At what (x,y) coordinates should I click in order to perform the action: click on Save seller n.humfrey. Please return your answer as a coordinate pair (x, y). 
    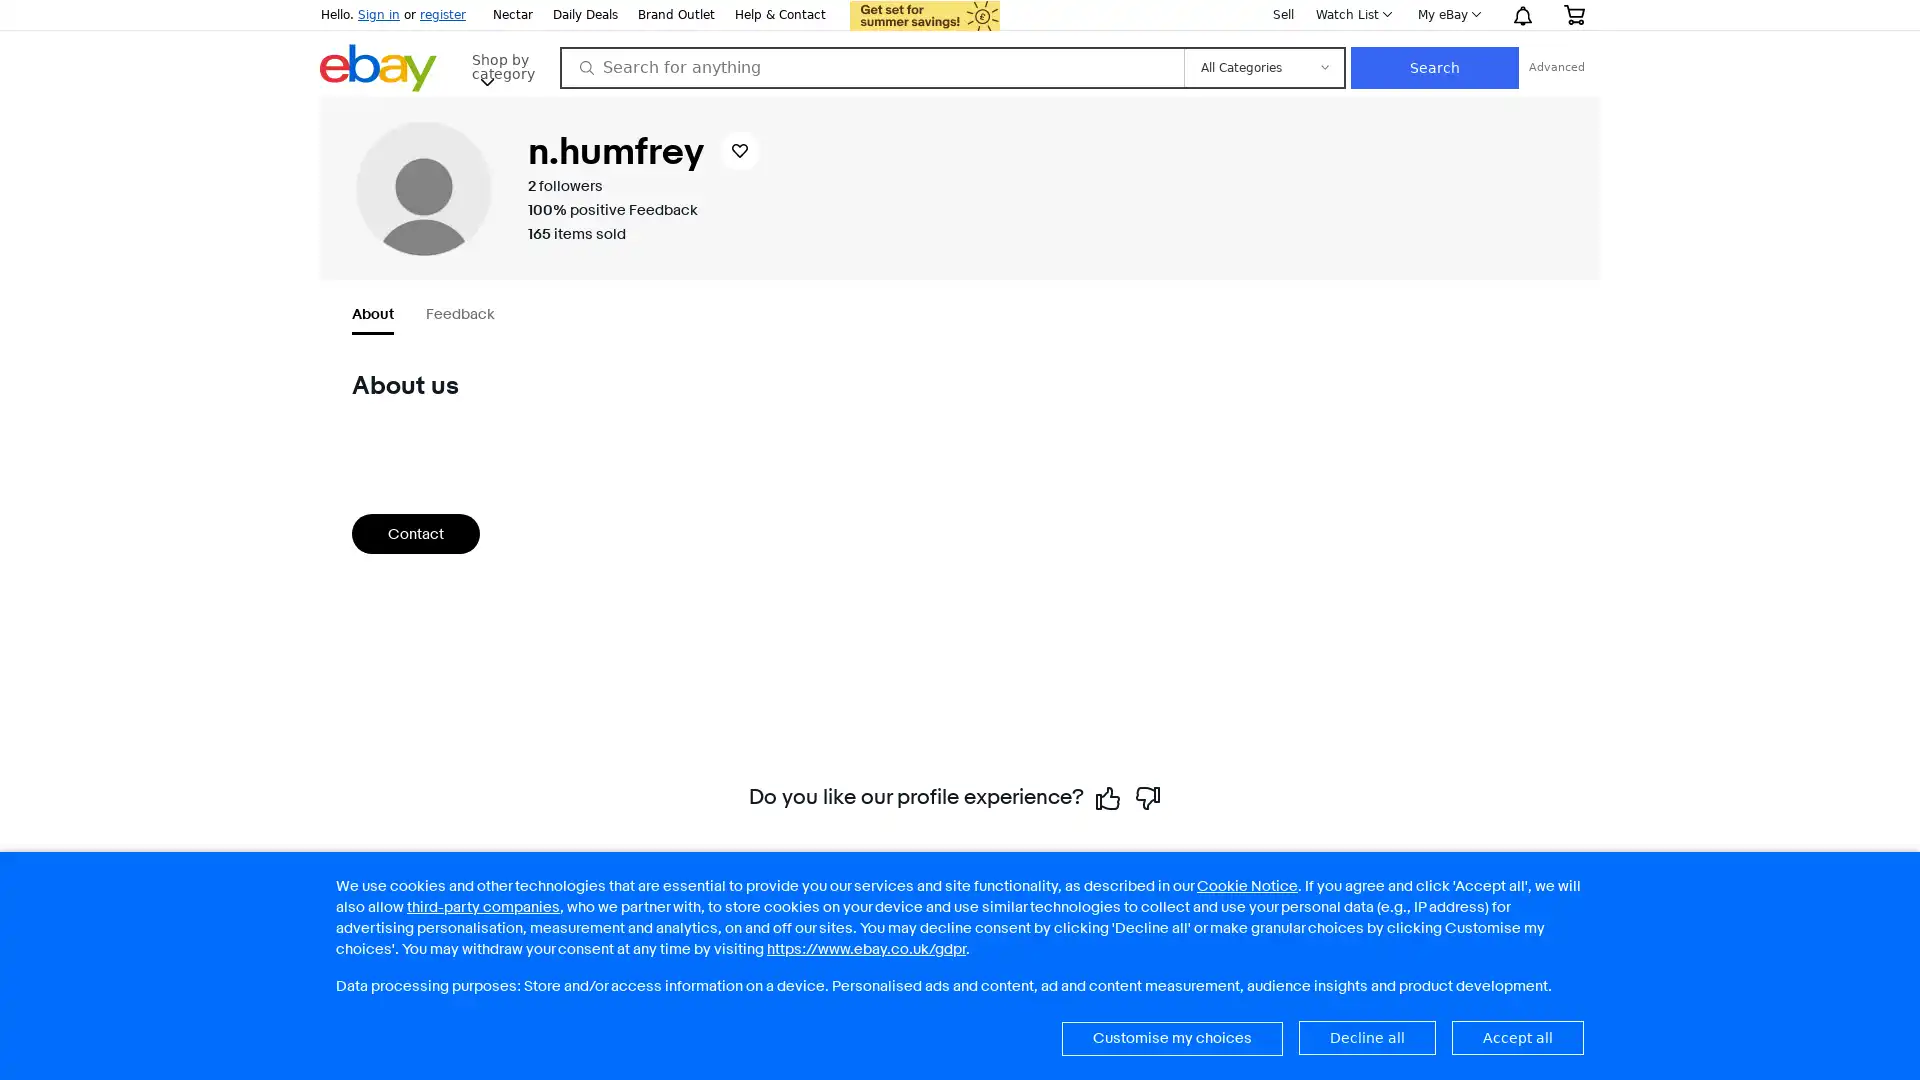
    Looking at the image, I should click on (773, 149).